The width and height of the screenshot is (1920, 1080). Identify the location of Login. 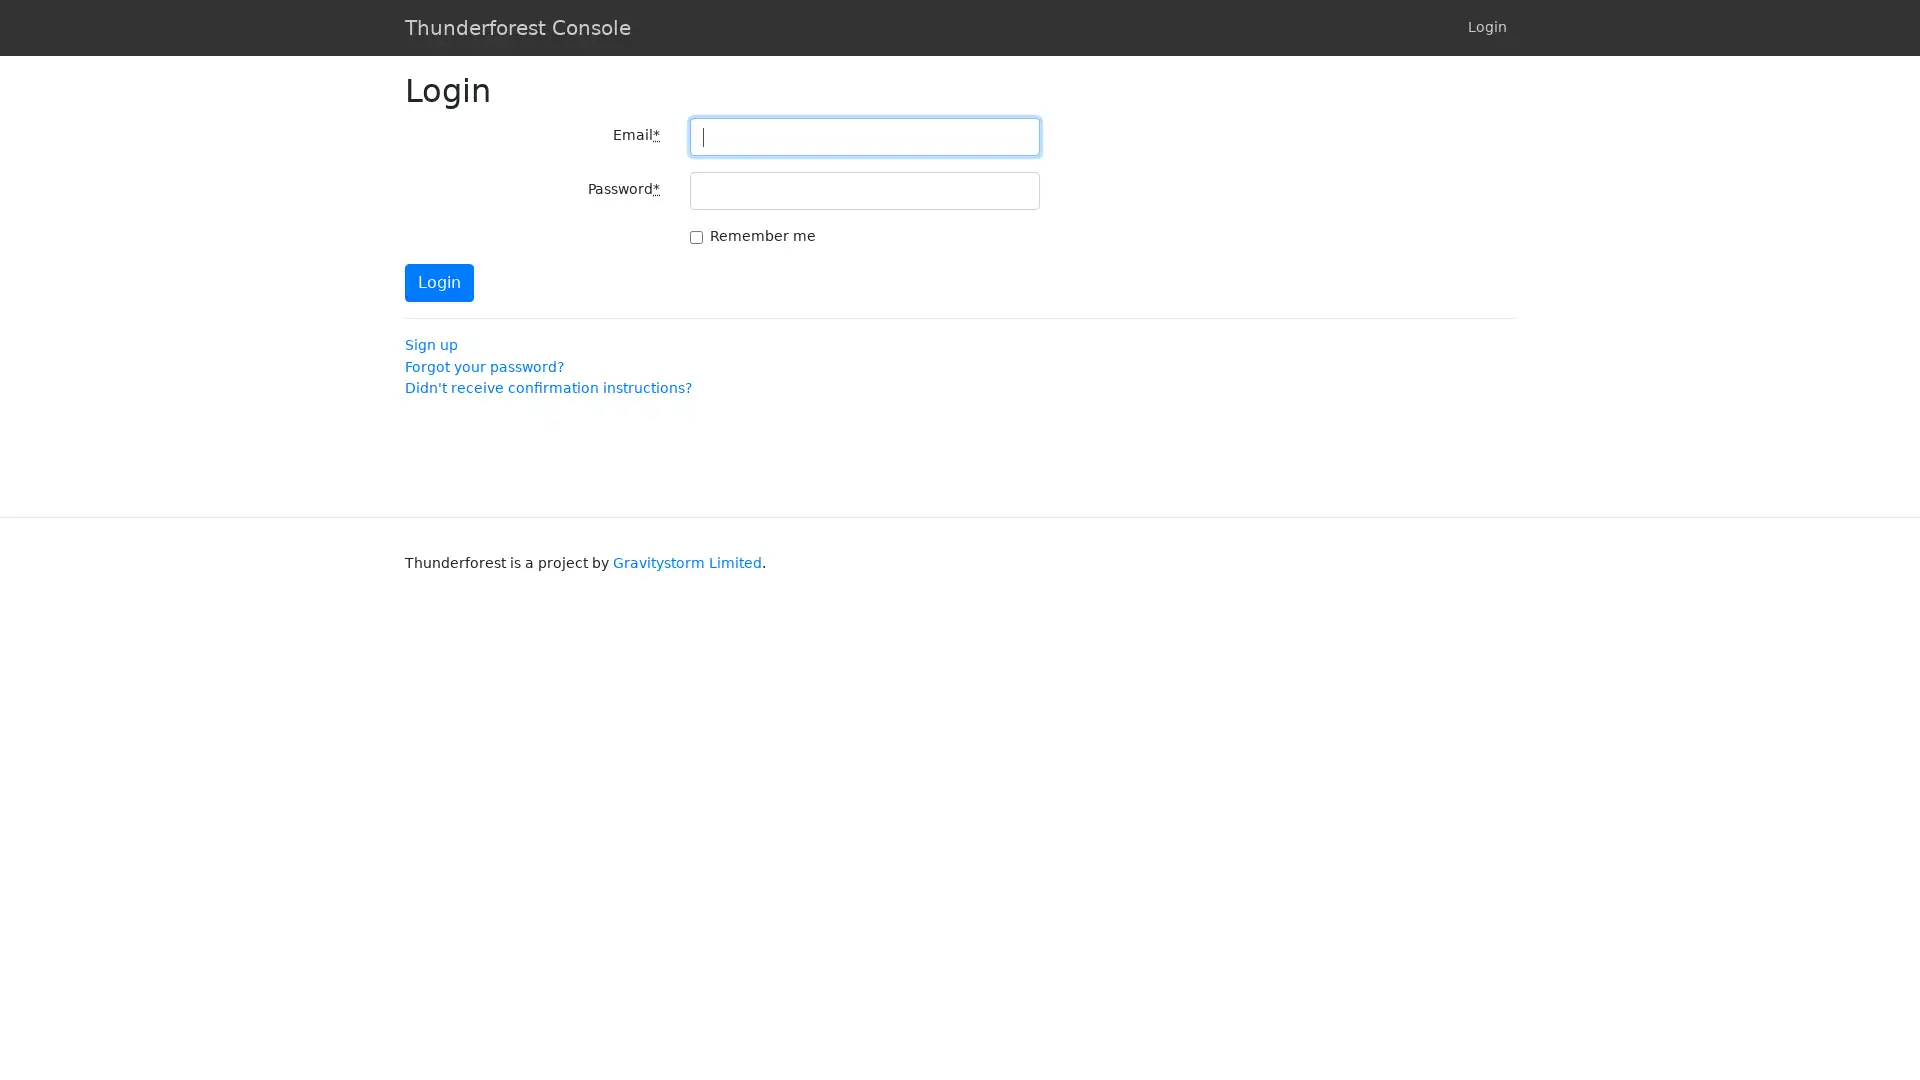
(438, 282).